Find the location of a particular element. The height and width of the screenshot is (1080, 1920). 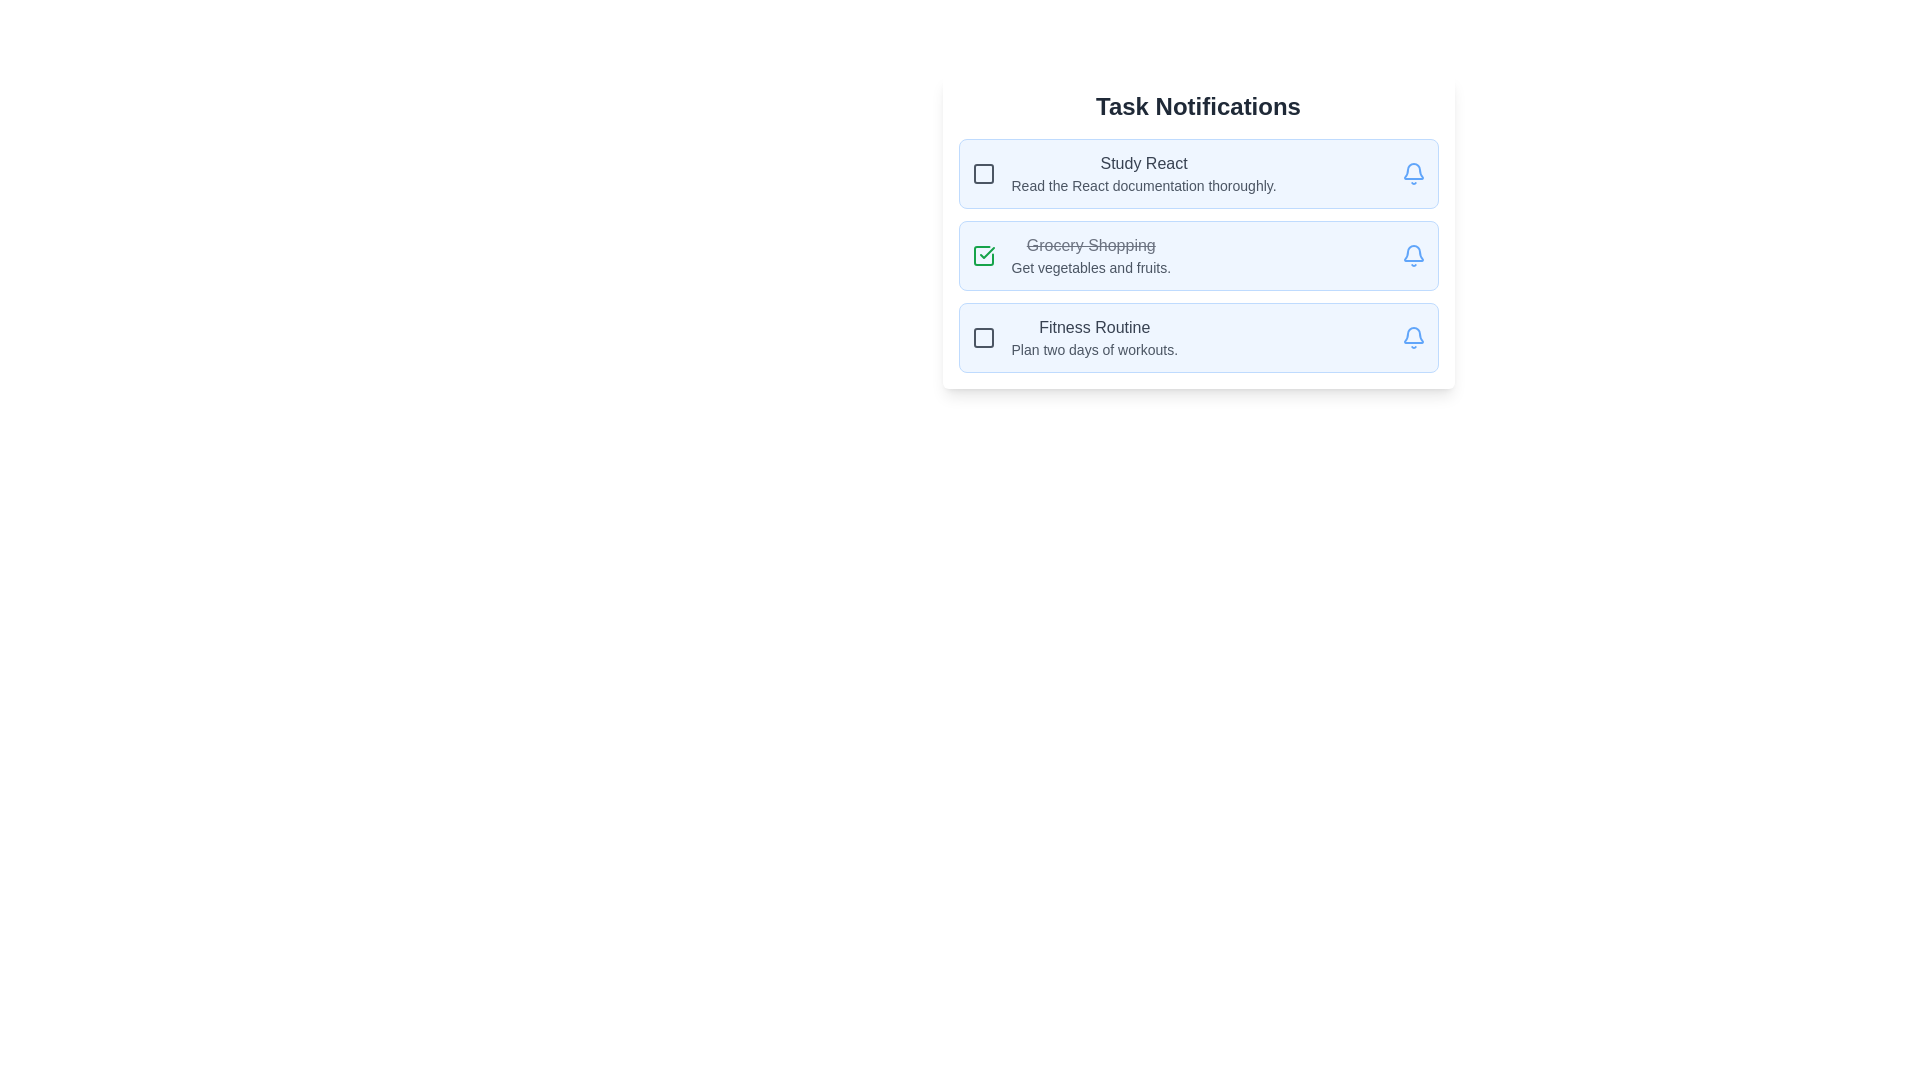

the 'Study React' task notification component, which is the first item in the list of task notifications is located at coordinates (1198, 172).